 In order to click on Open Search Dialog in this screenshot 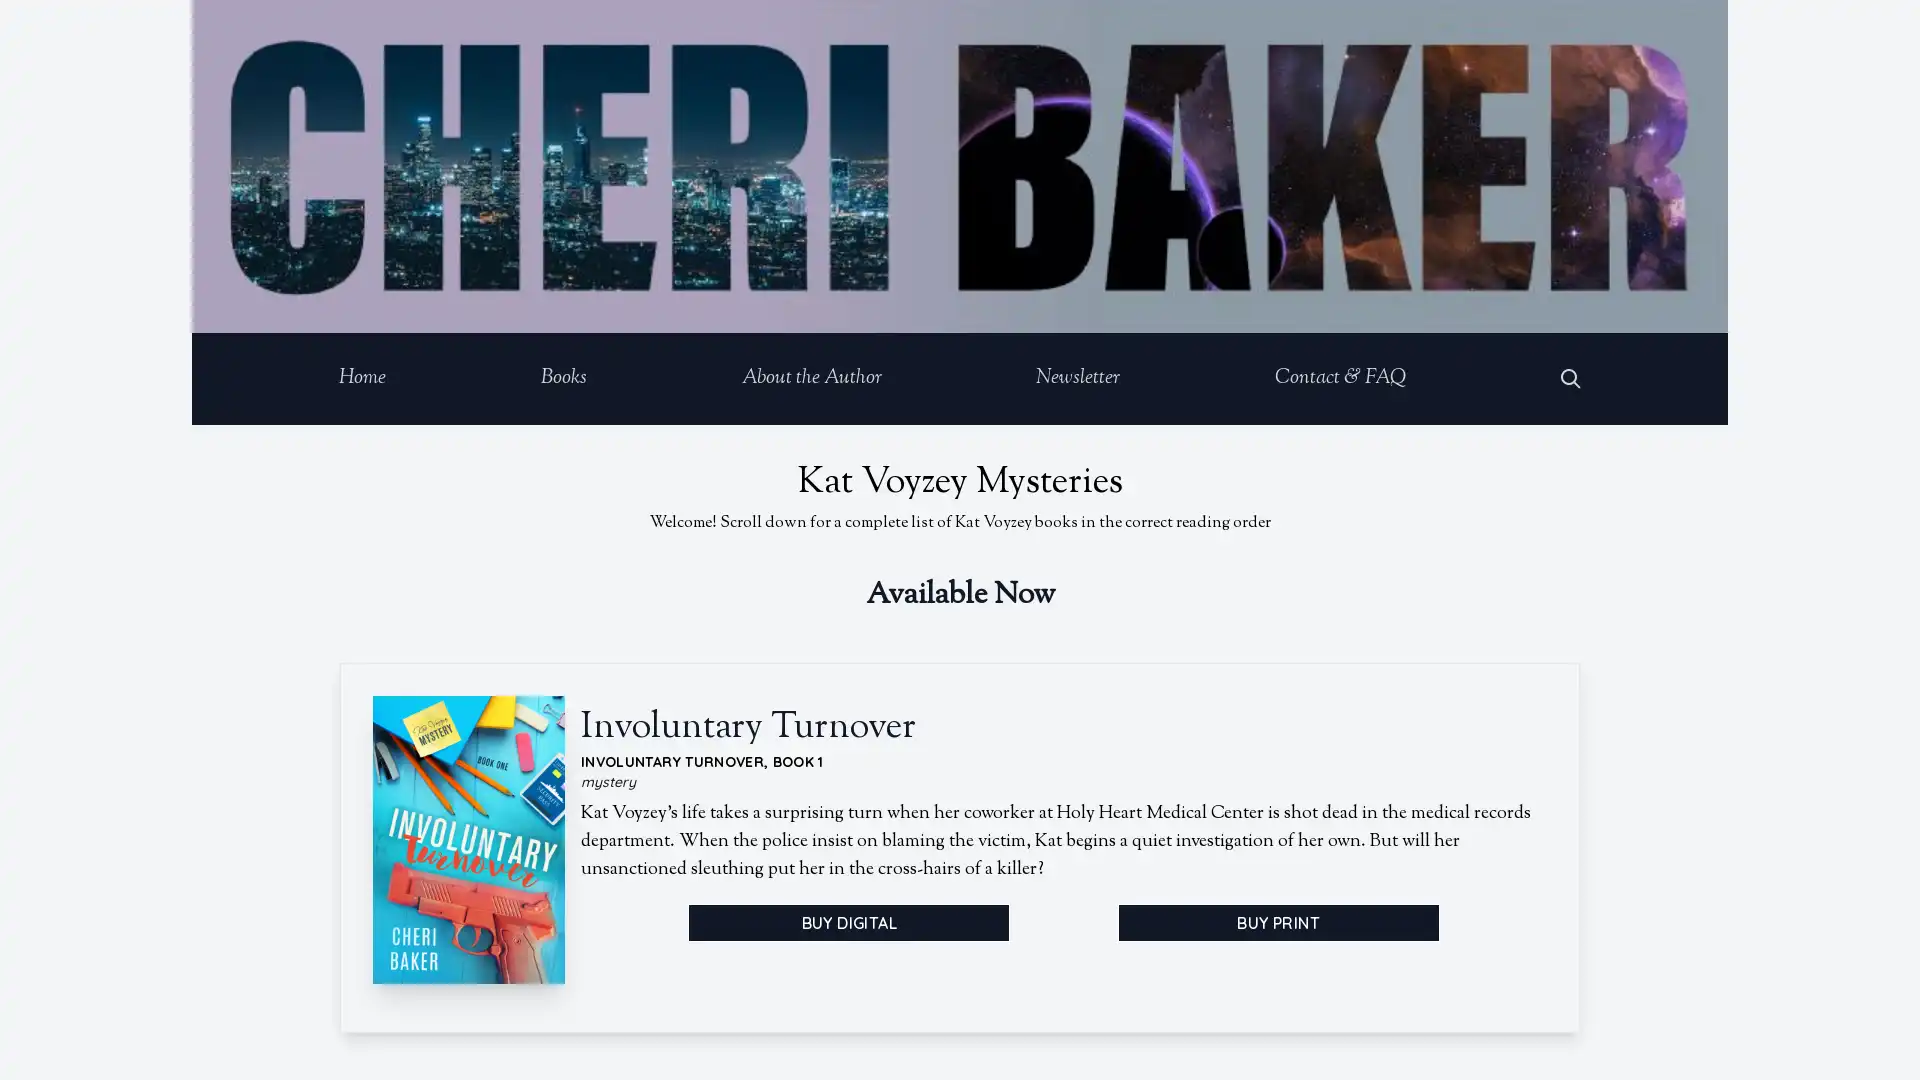, I will do `click(1569, 378)`.